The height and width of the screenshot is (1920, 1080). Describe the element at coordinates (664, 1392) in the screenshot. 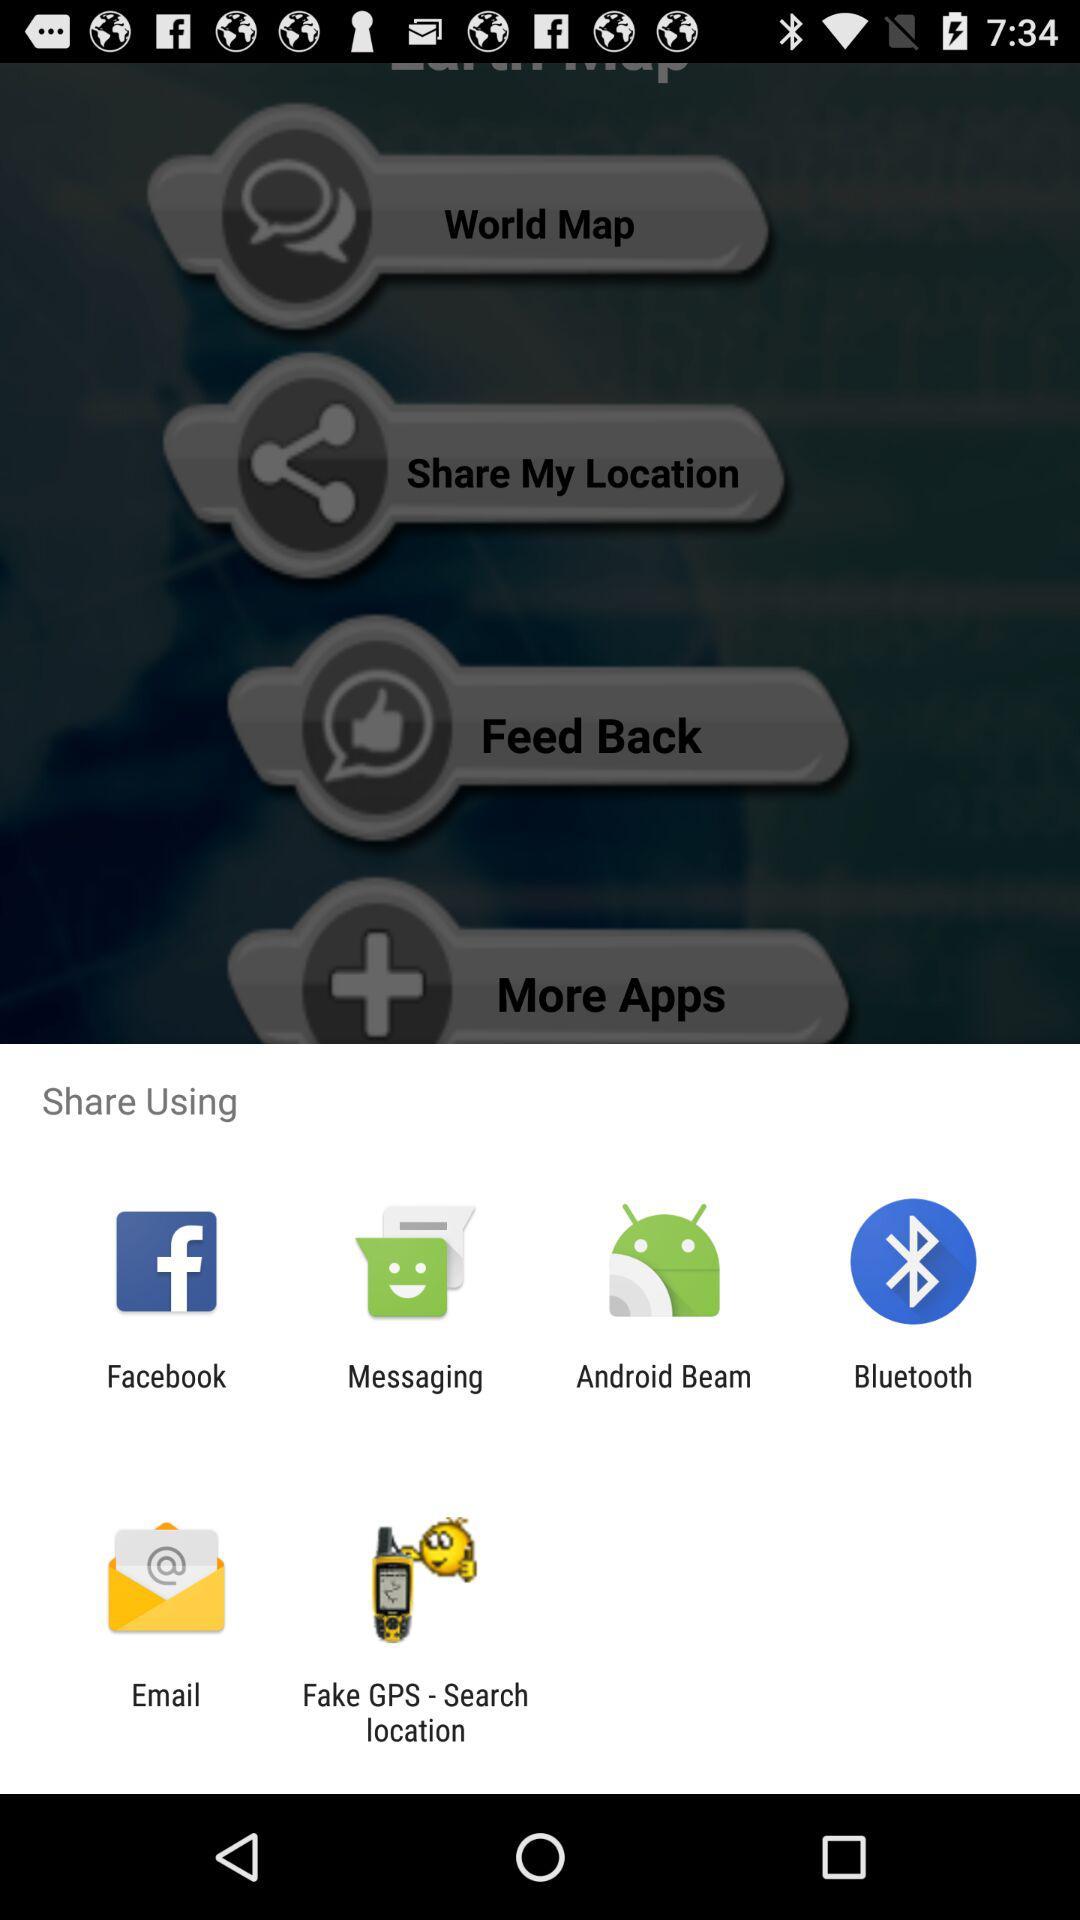

I see `the icon to the right of the messaging` at that location.